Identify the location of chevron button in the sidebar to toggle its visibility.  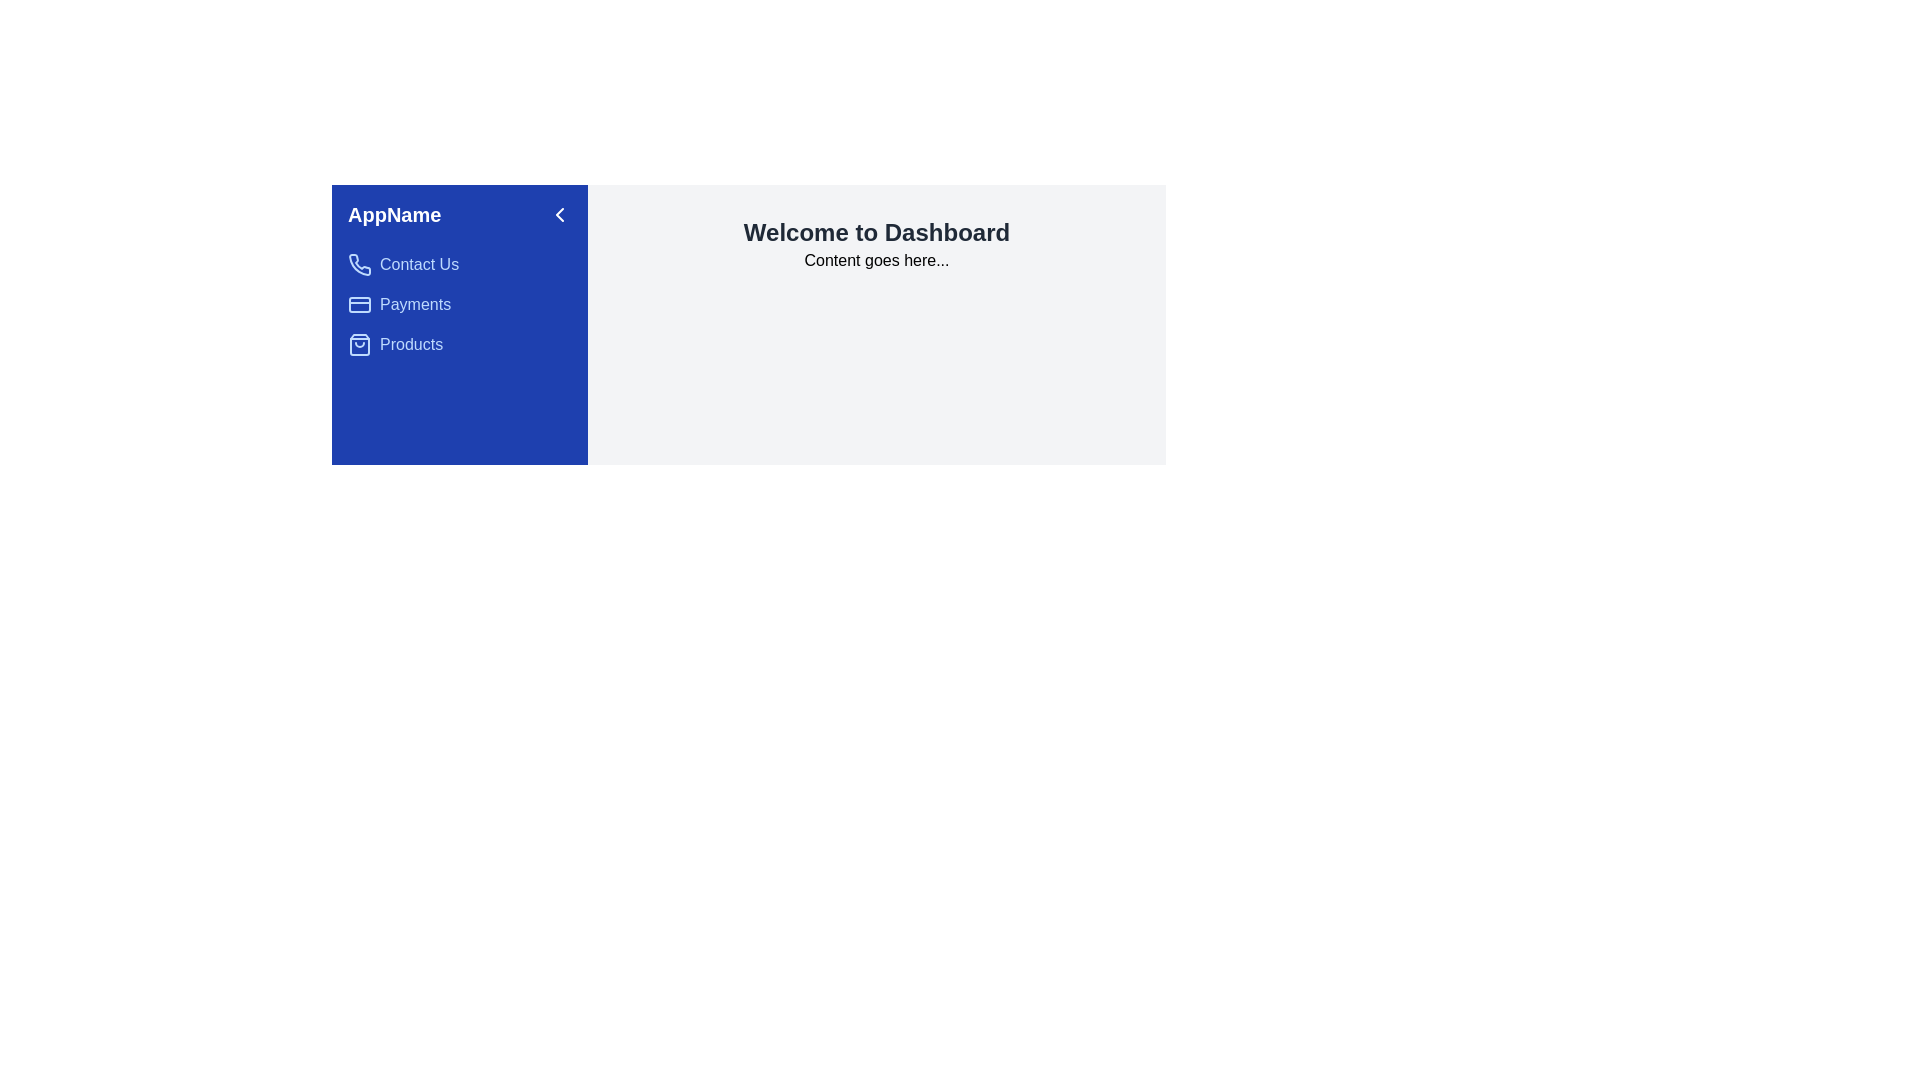
(560, 215).